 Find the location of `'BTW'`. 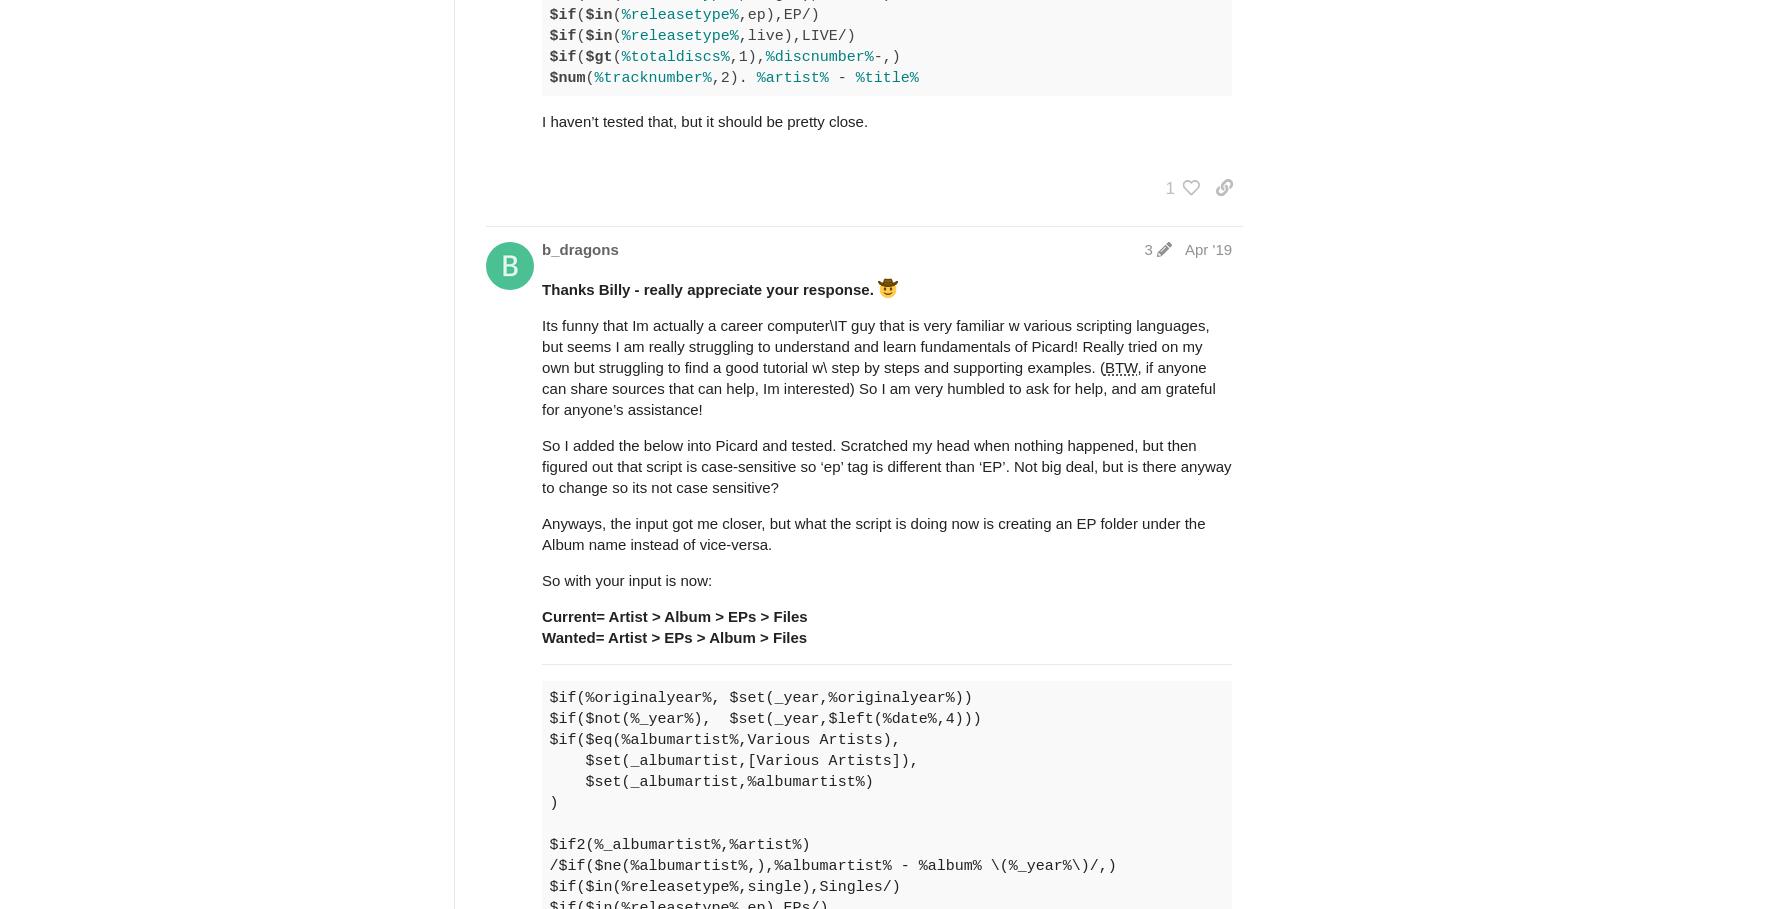

'BTW' is located at coordinates (1104, 366).